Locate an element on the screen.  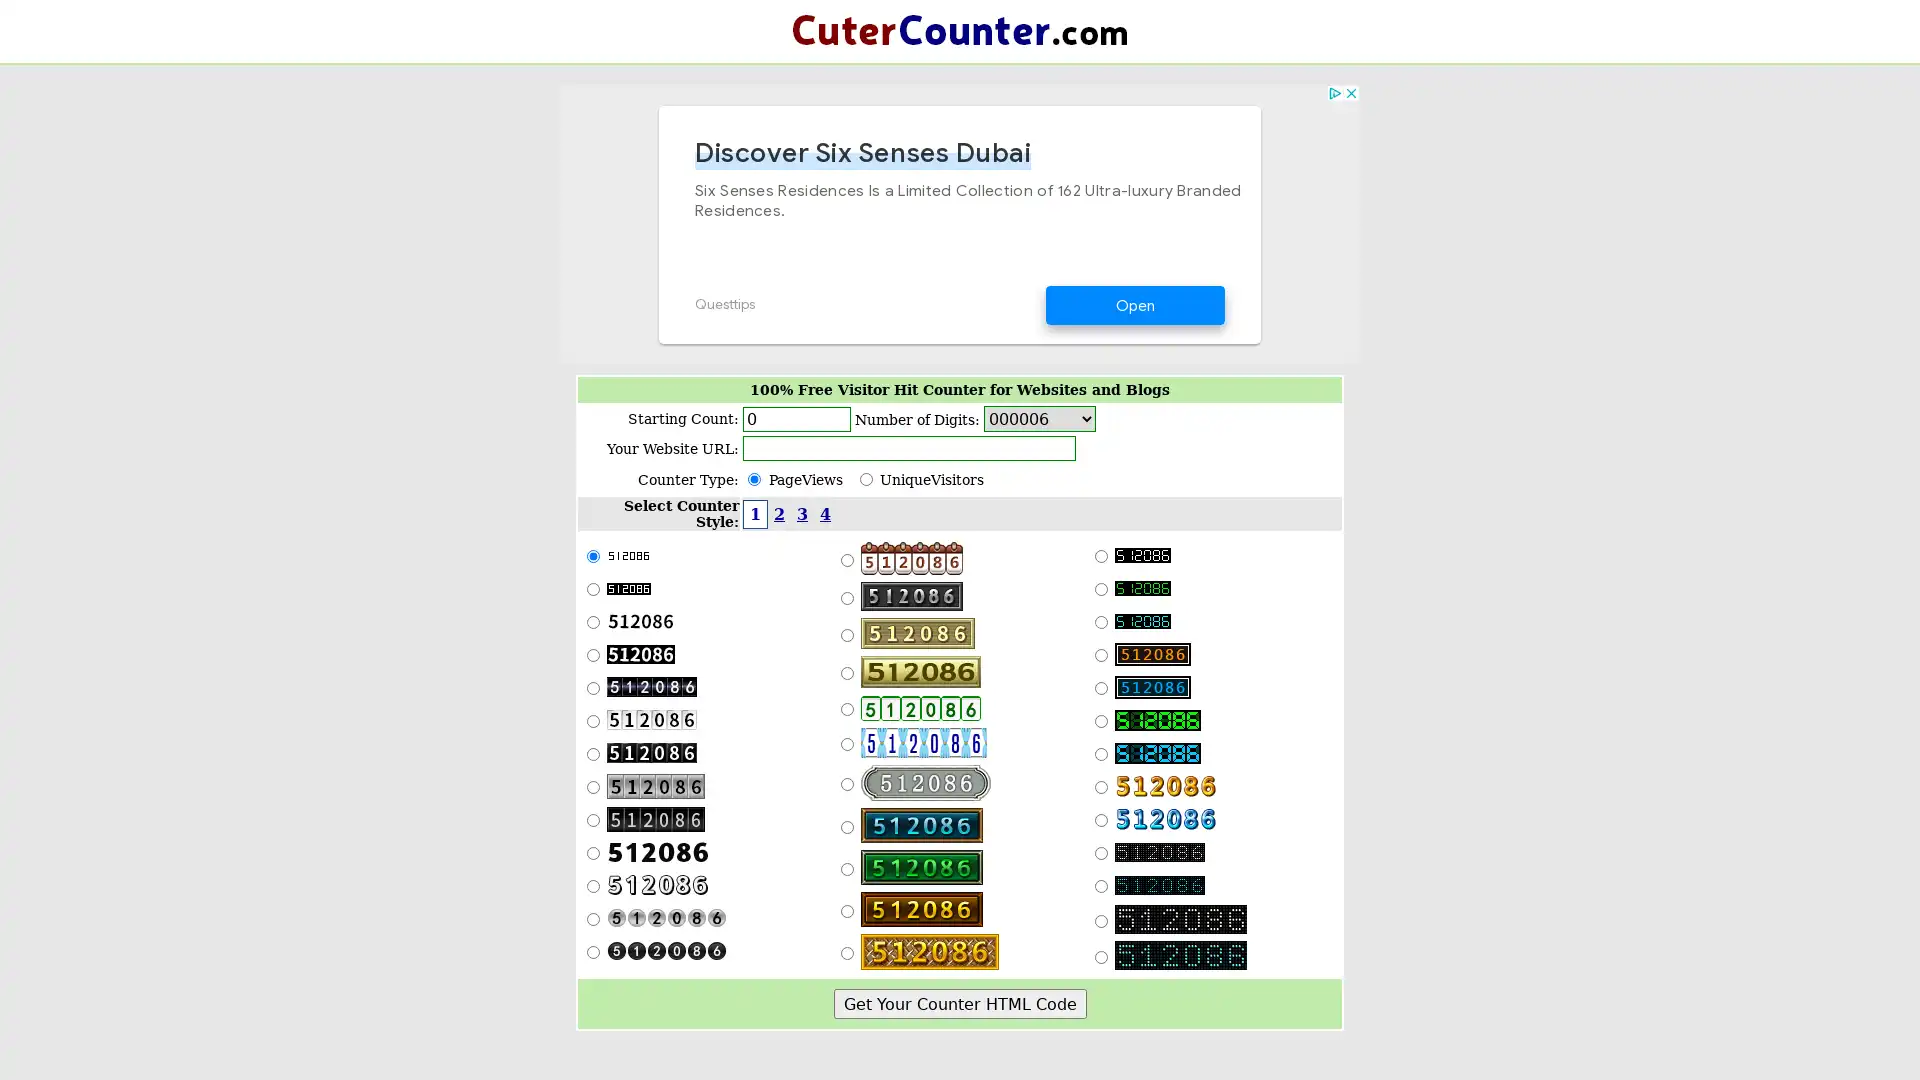
Get Your Counter HTML Code is located at coordinates (958, 1003).